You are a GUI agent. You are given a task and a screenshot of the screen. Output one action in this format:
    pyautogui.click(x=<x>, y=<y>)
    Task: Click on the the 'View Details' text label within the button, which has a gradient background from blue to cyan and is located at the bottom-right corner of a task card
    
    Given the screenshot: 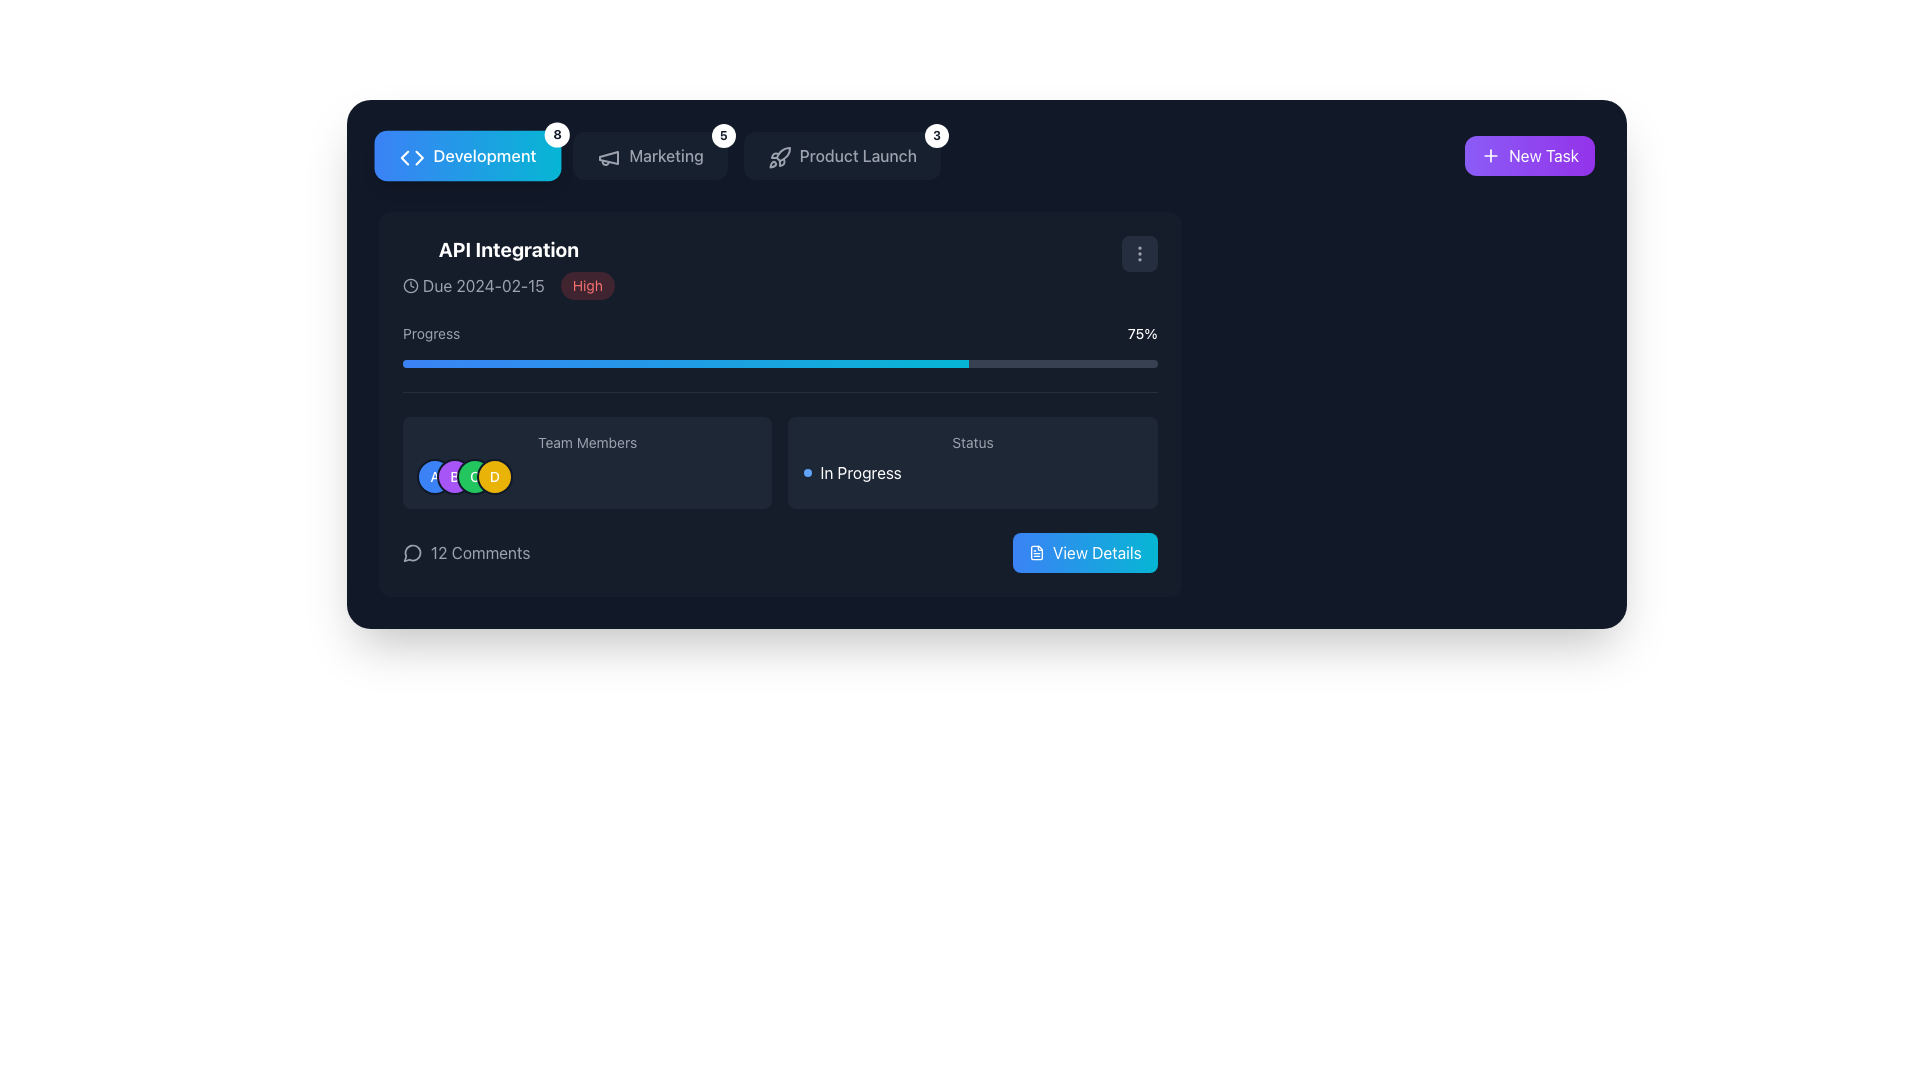 What is the action you would take?
    pyautogui.click(x=1096, y=552)
    